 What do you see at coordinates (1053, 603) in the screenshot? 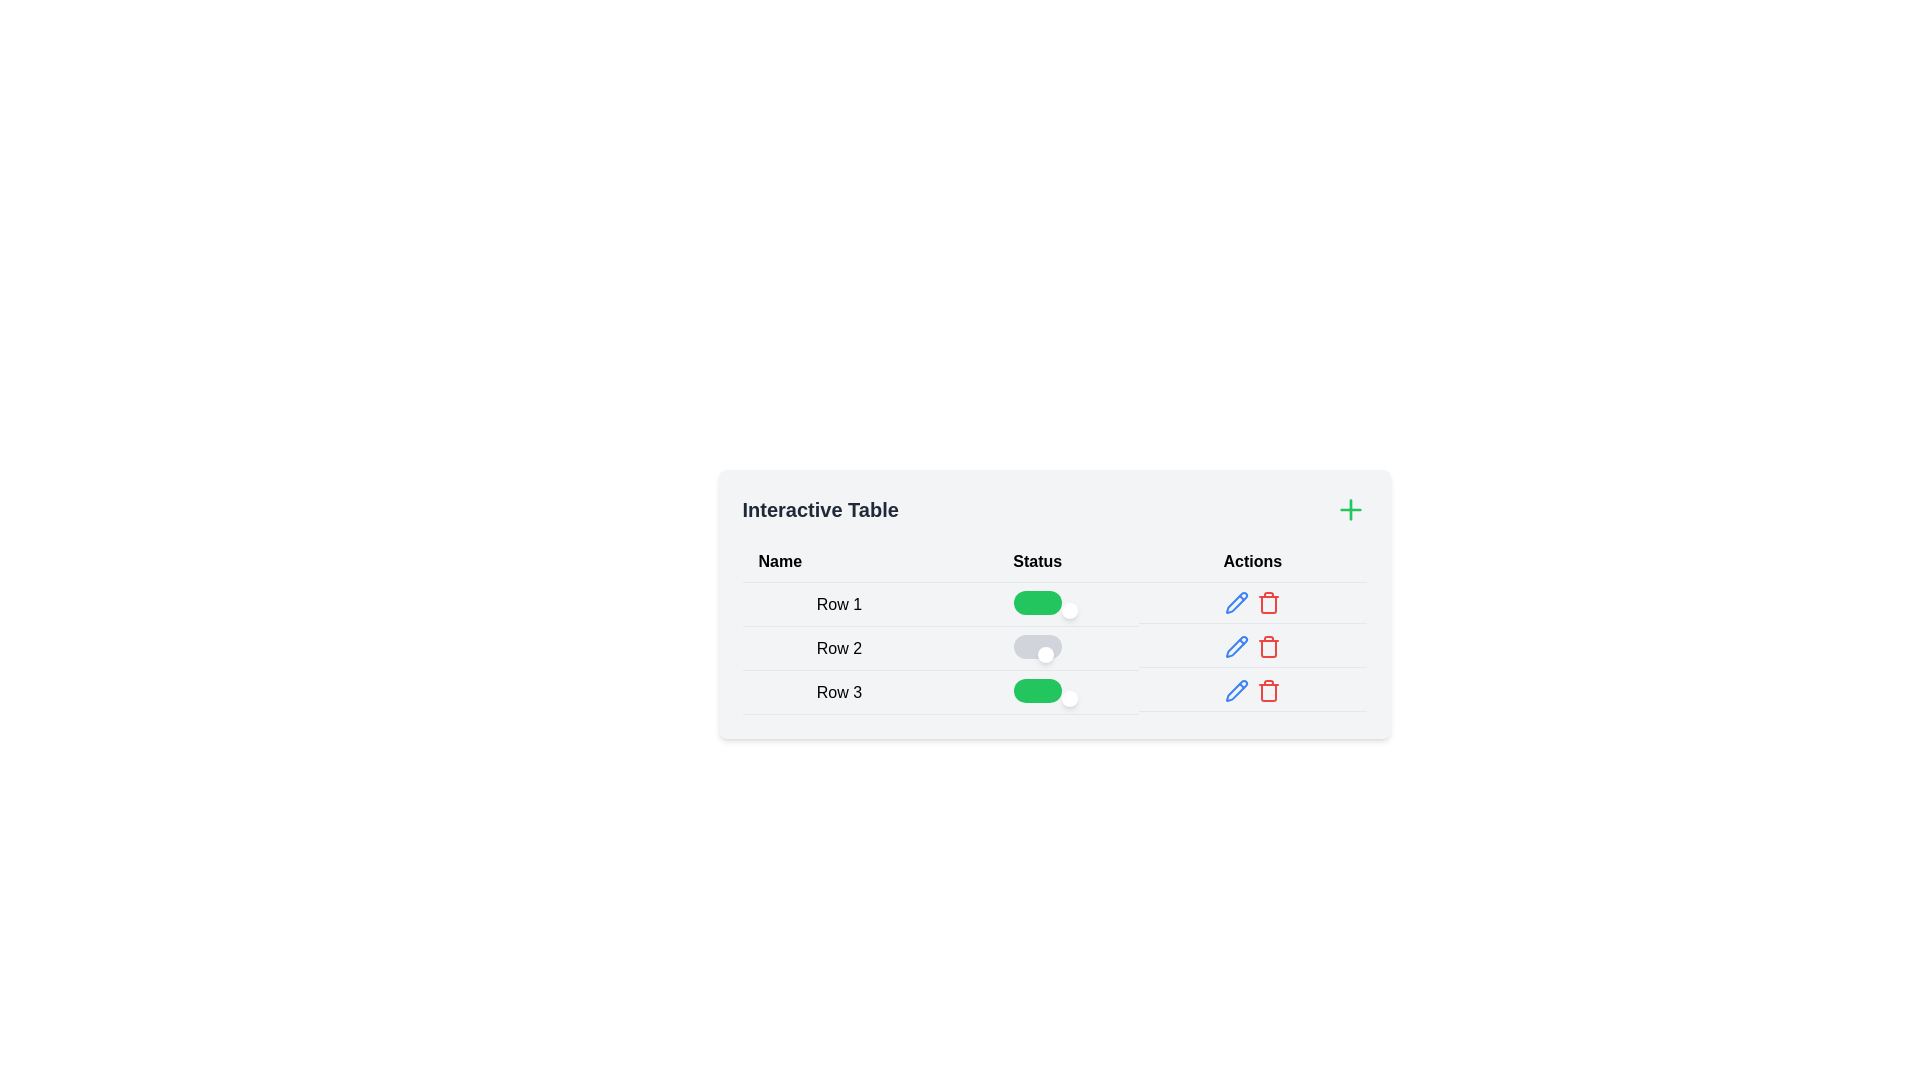
I see `the toggle switch in the first row, second column under the 'Status' header of the 'Interactive Table' to receive a tooltip if available` at bounding box center [1053, 603].